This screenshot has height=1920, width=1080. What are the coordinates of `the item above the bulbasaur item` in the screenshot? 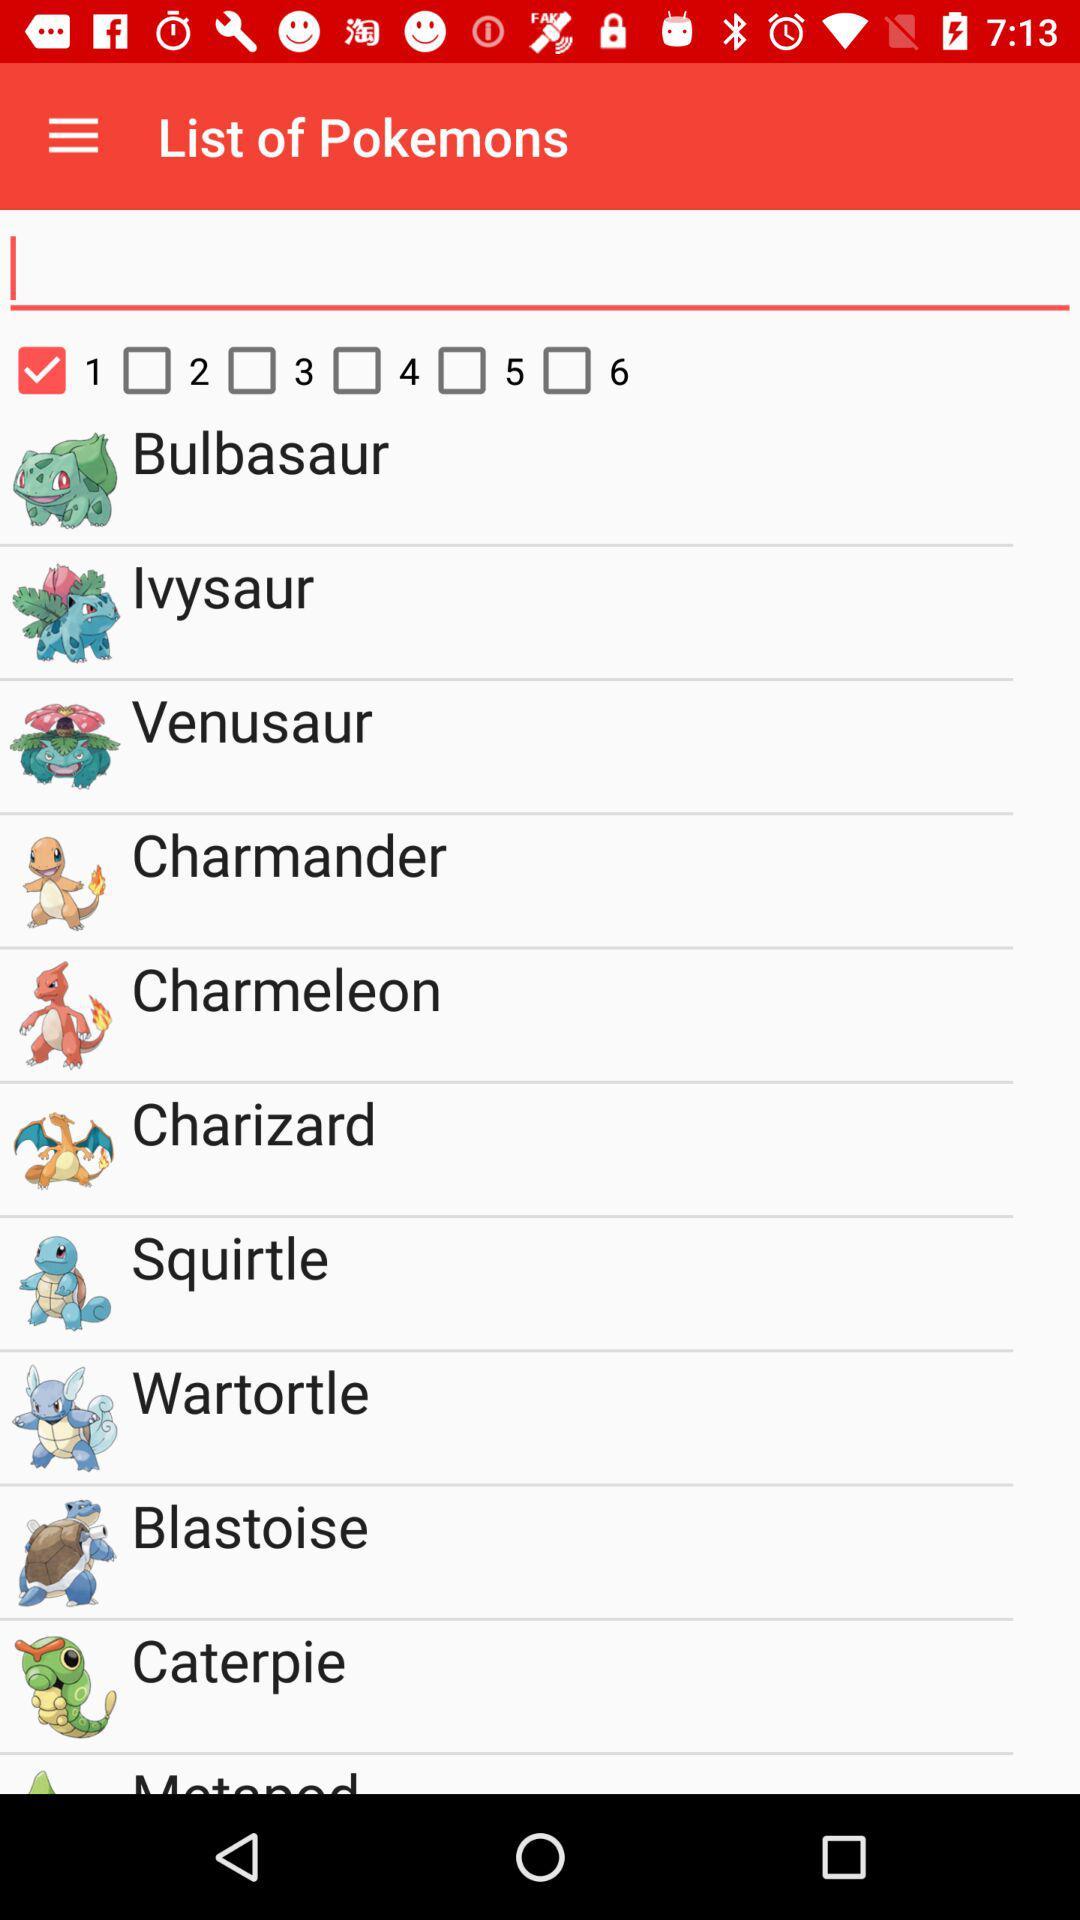 It's located at (367, 370).